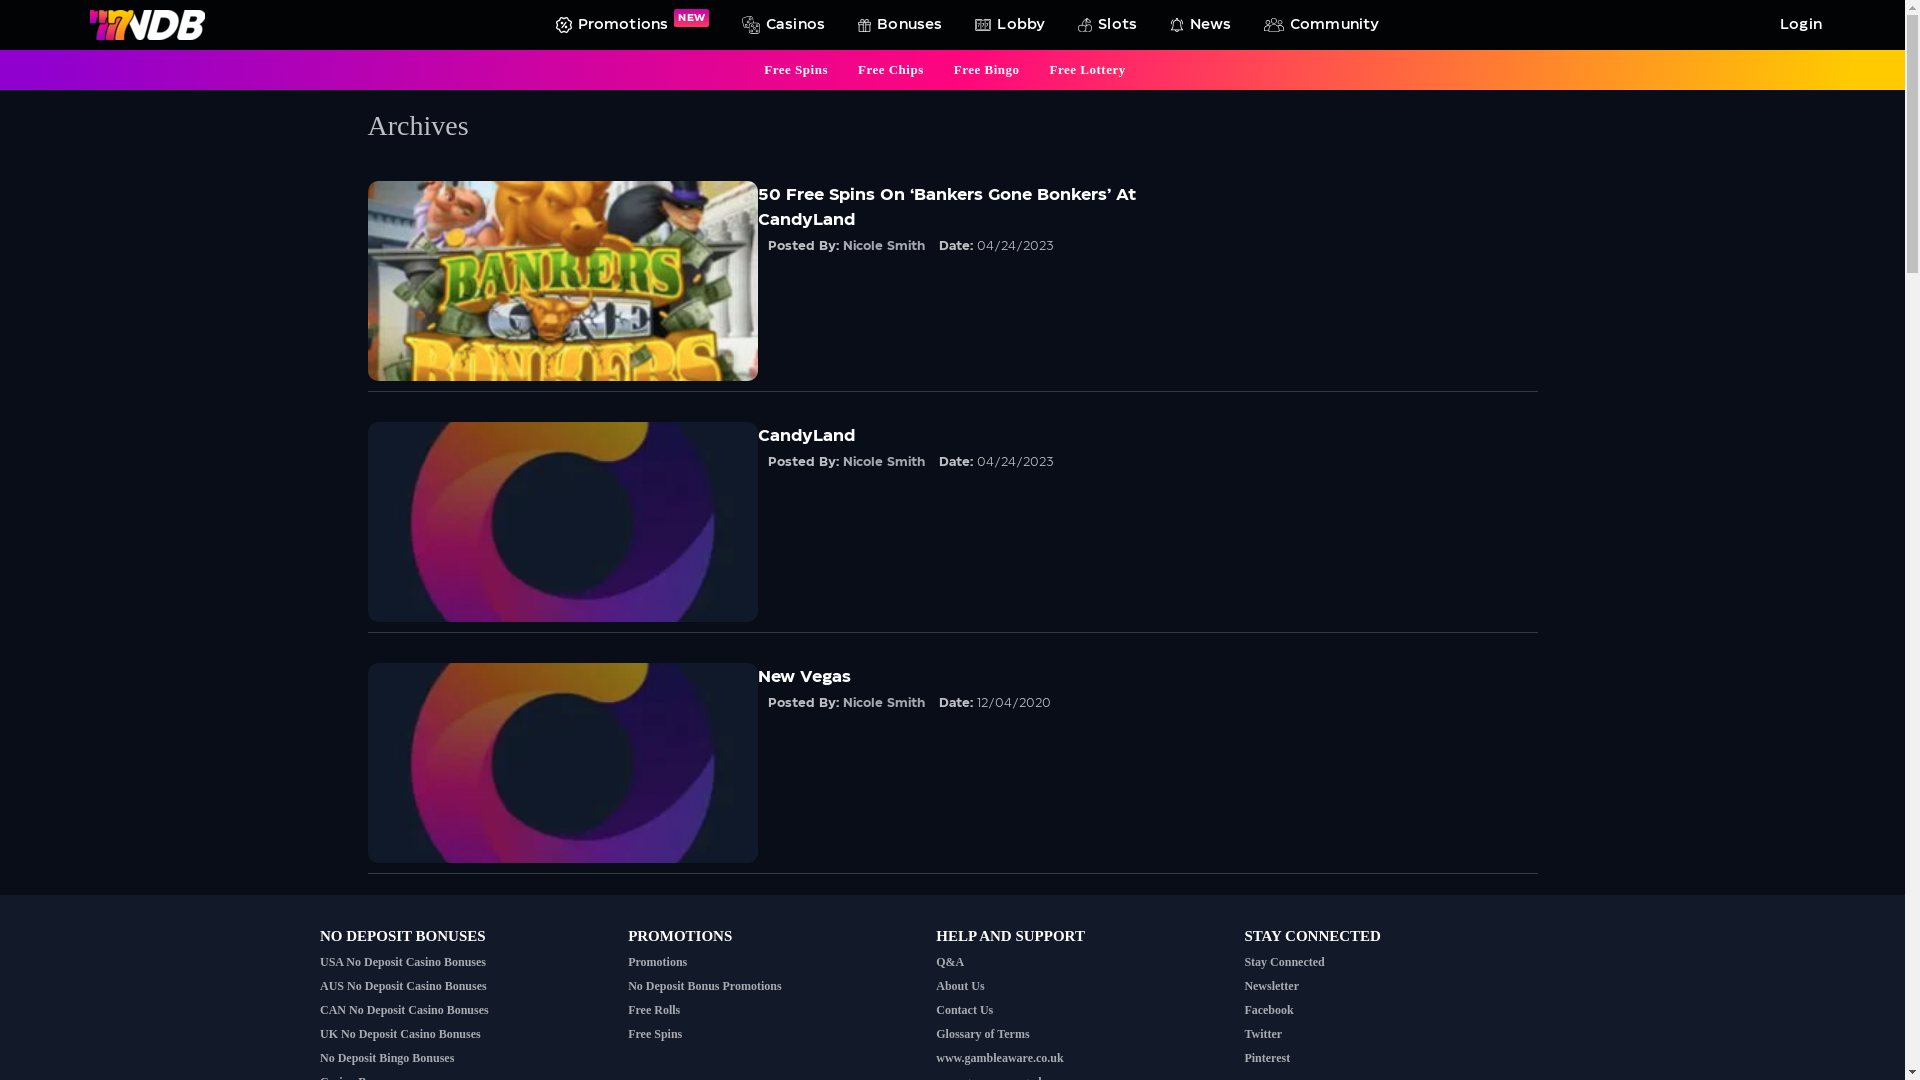 This screenshot has width=1920, height=1080. Describe the element at coordinates (653, 1010) in the screenshot. I see `'Free Rolls'` at that location.